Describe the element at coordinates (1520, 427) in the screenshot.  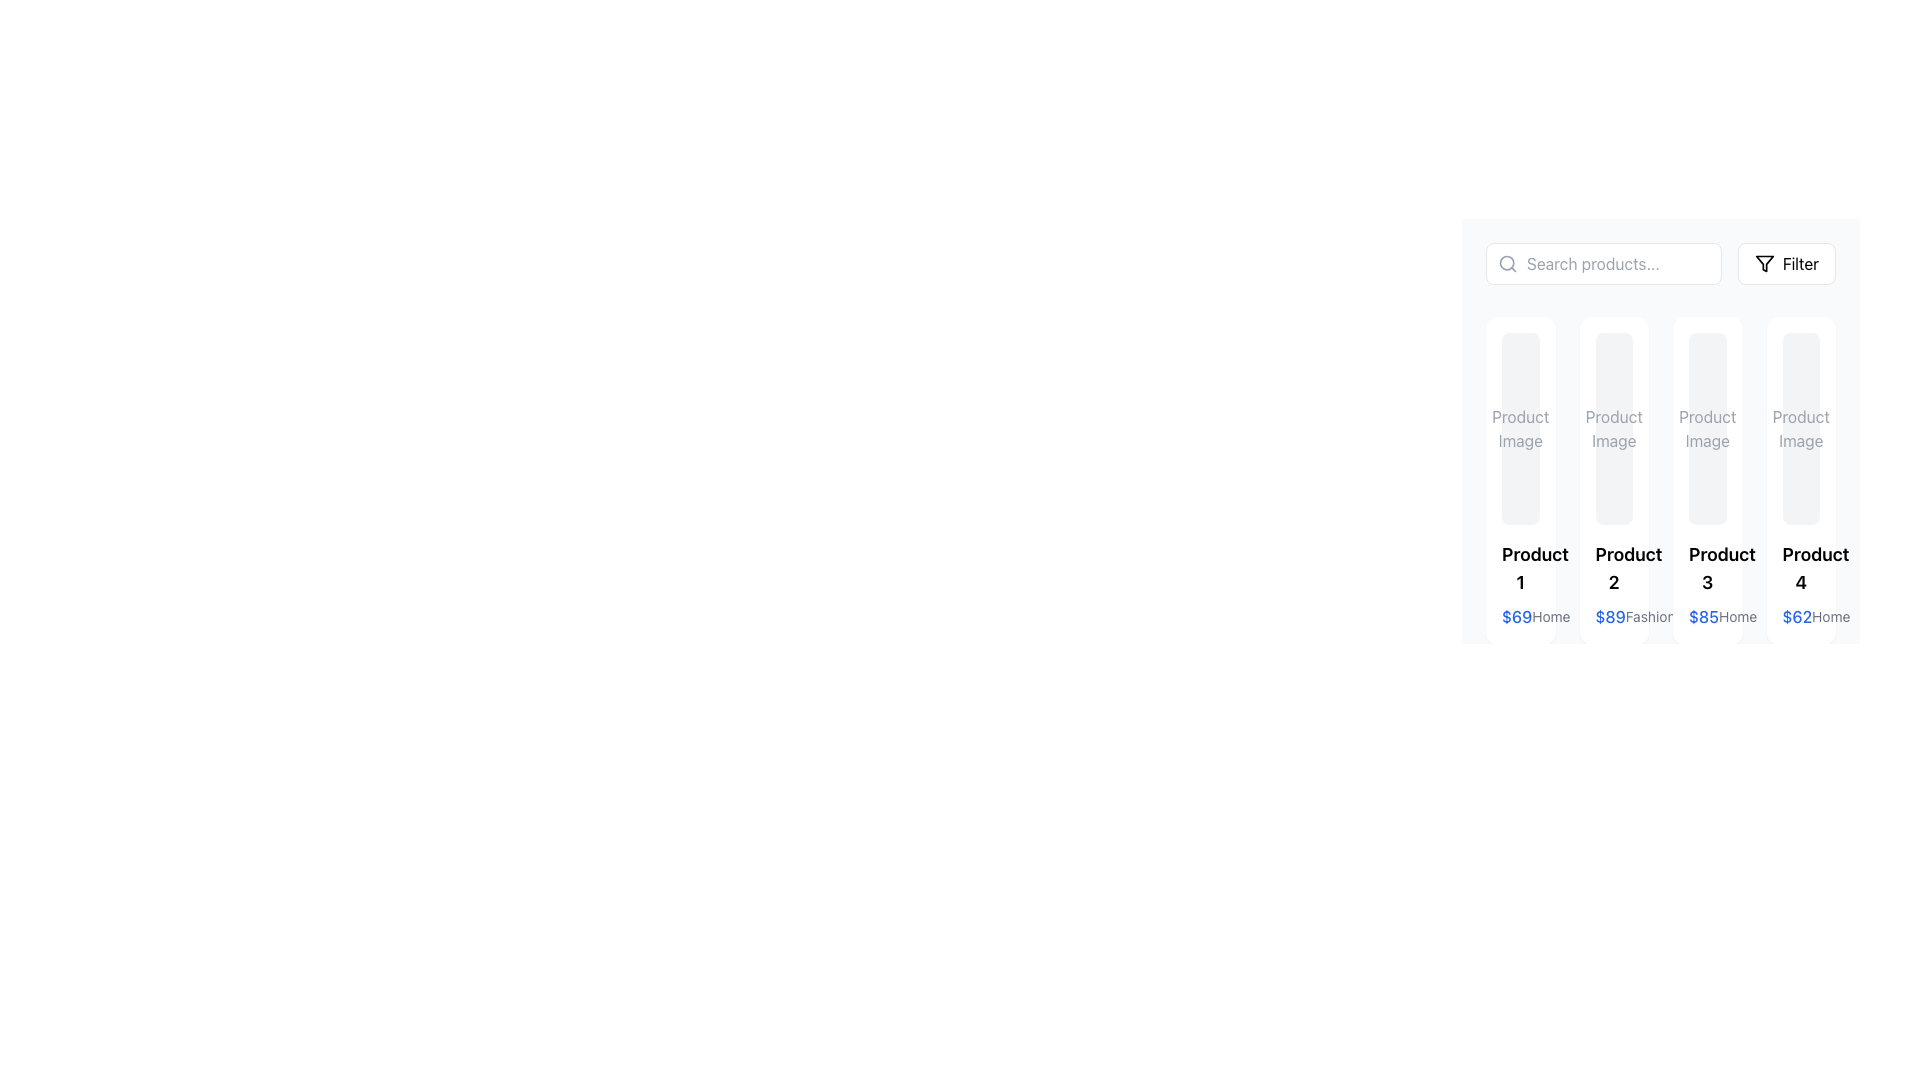
I see `the 'Product Image' placeholder text, which is styled in gray and centered within a rounded rectangular area in the first column of product placeholders` at that location.